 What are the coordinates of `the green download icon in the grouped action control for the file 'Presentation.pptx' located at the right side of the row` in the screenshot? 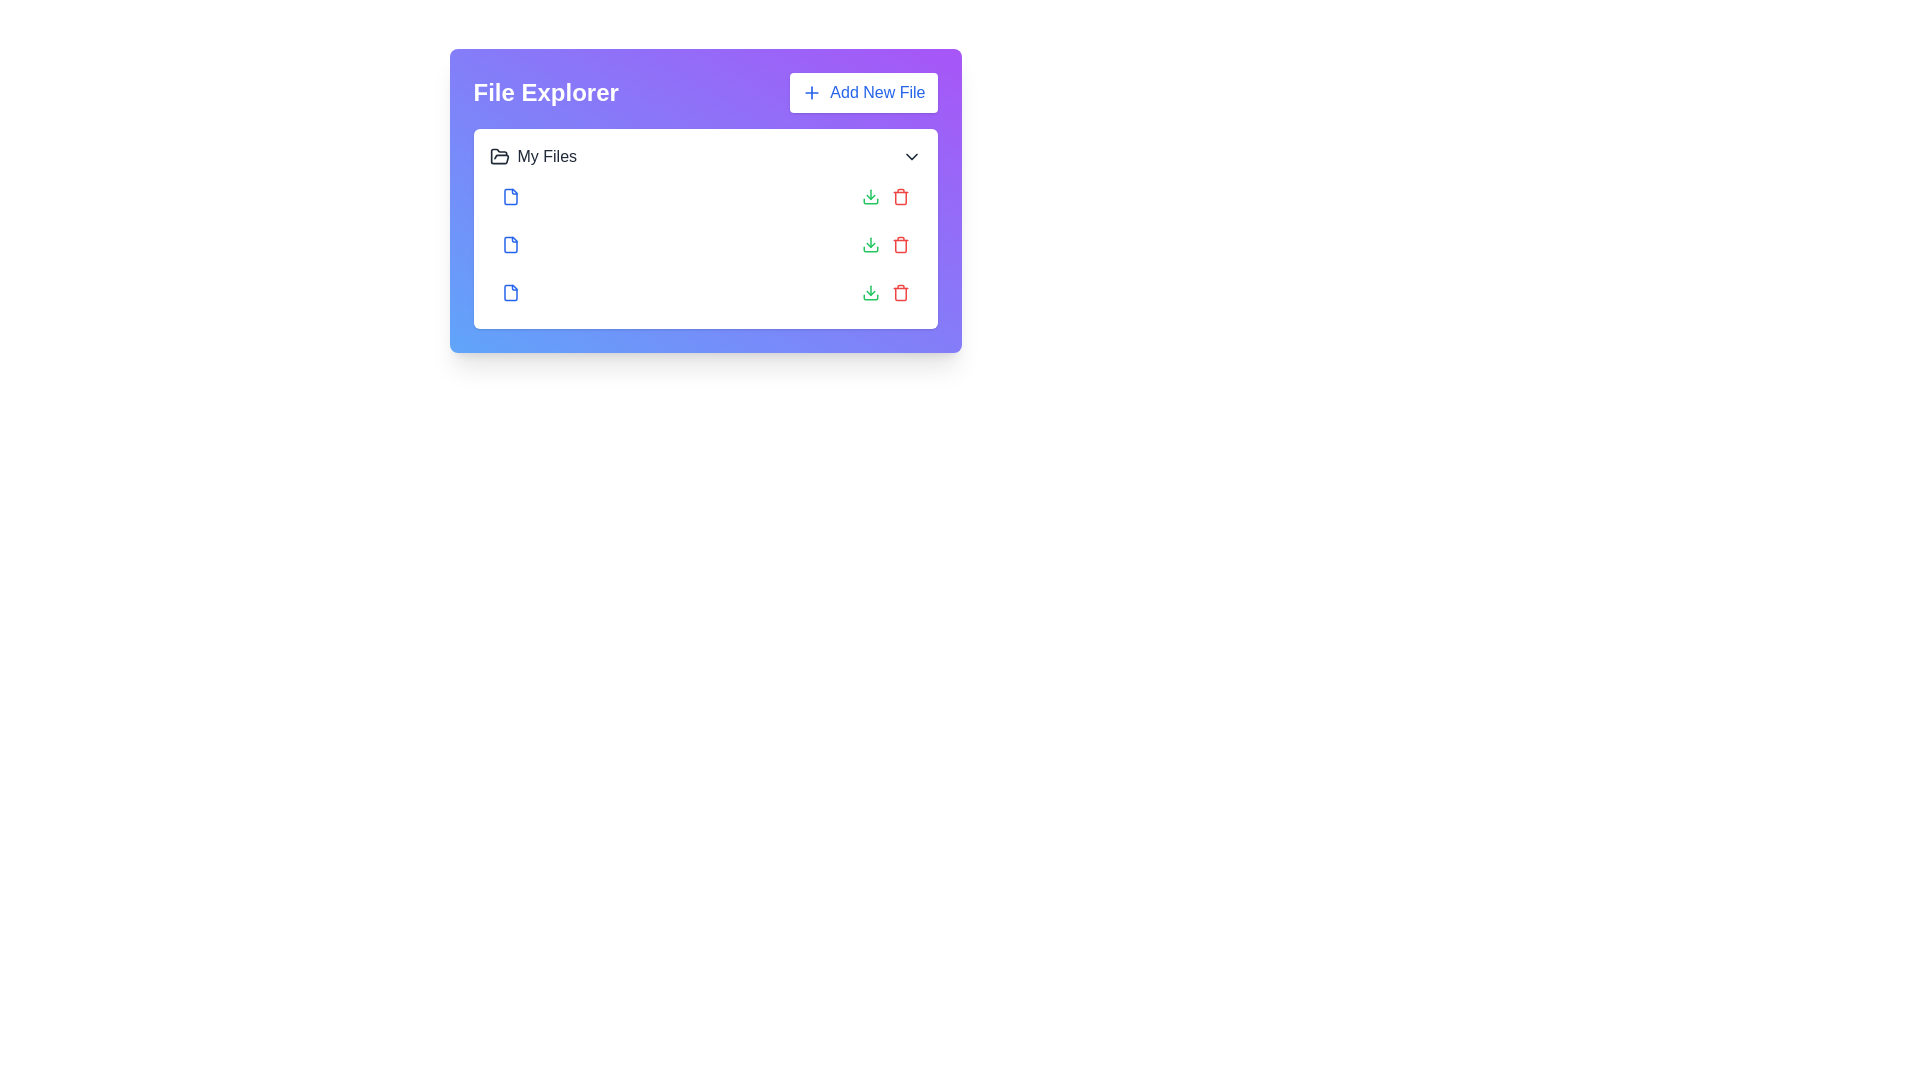 It's located at (884, 293).